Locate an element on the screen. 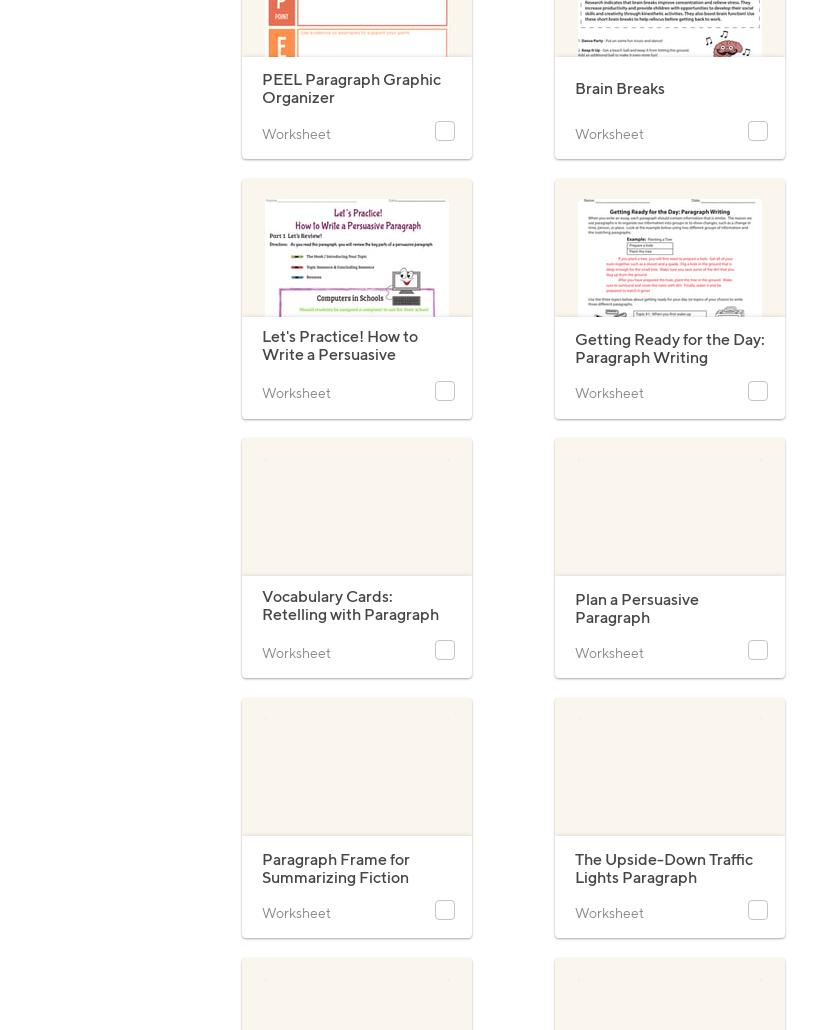 The height and width of the screenshot is (1030, 836). 'Use these vocabulary cards with the EL Support Lesson: Retelling with Paragraph Frames.' is located at coordinates (346, 663).